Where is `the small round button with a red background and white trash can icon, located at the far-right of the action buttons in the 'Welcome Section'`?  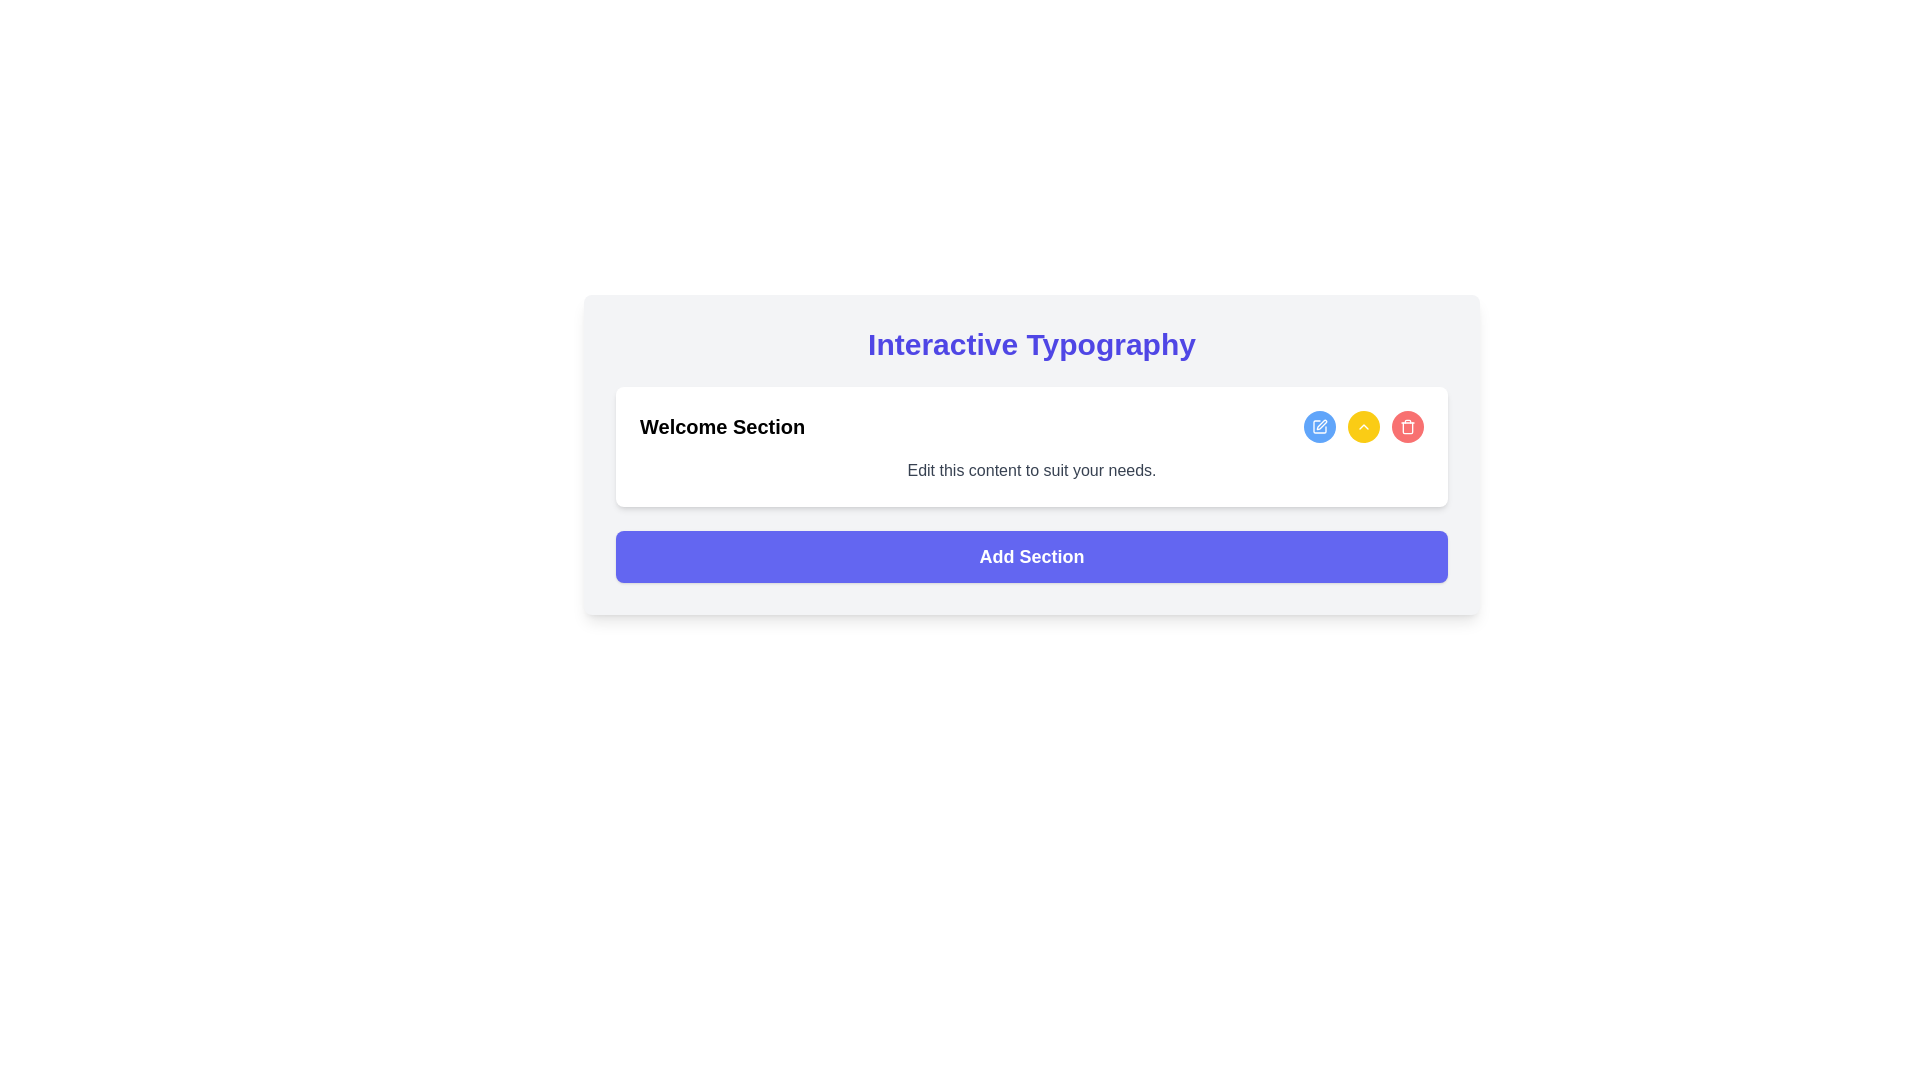
the small round button with a red background and white trash can icon, located at the far-right of the action buttons in the 'Welcome Section' is located at coordinates (1406, 426).